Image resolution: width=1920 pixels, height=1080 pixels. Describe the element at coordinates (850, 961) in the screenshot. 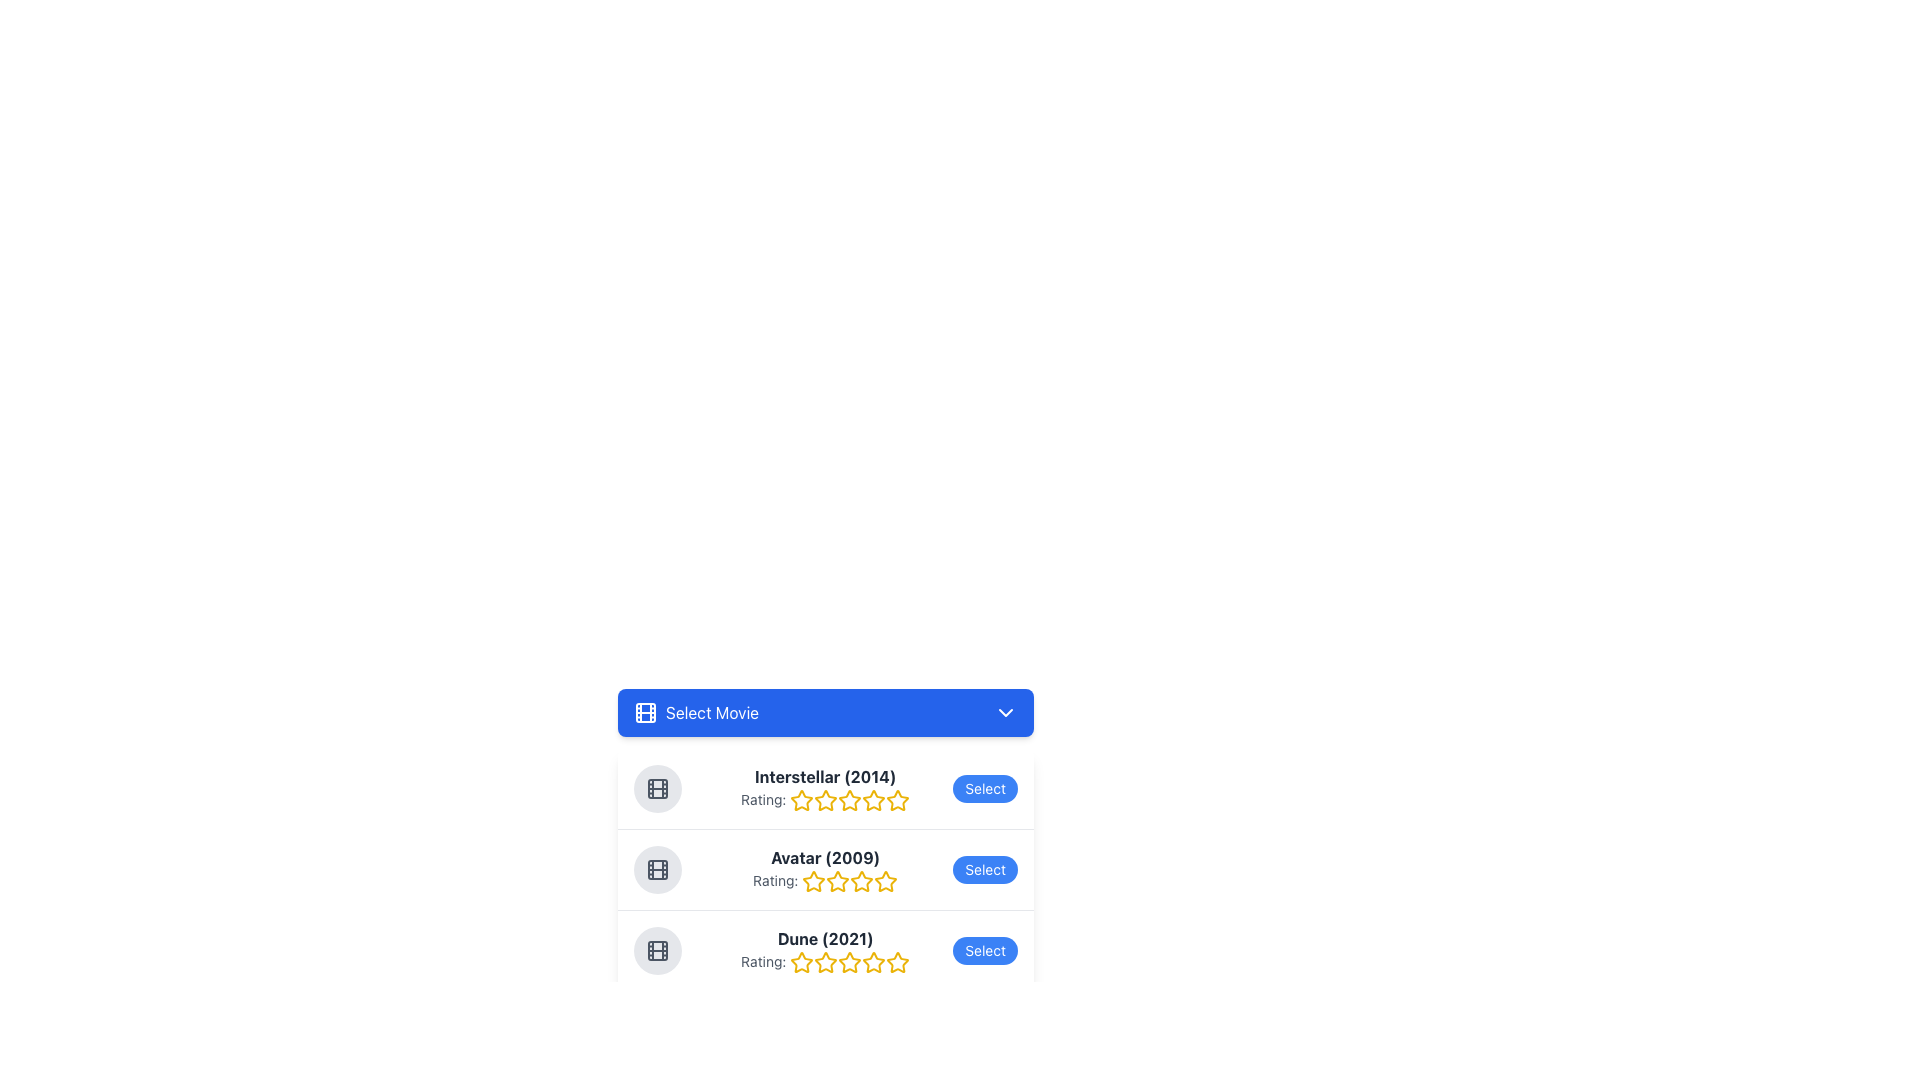

I see `the third star rating icon for the movie 'Dune (2021)' to rate it` at that location.